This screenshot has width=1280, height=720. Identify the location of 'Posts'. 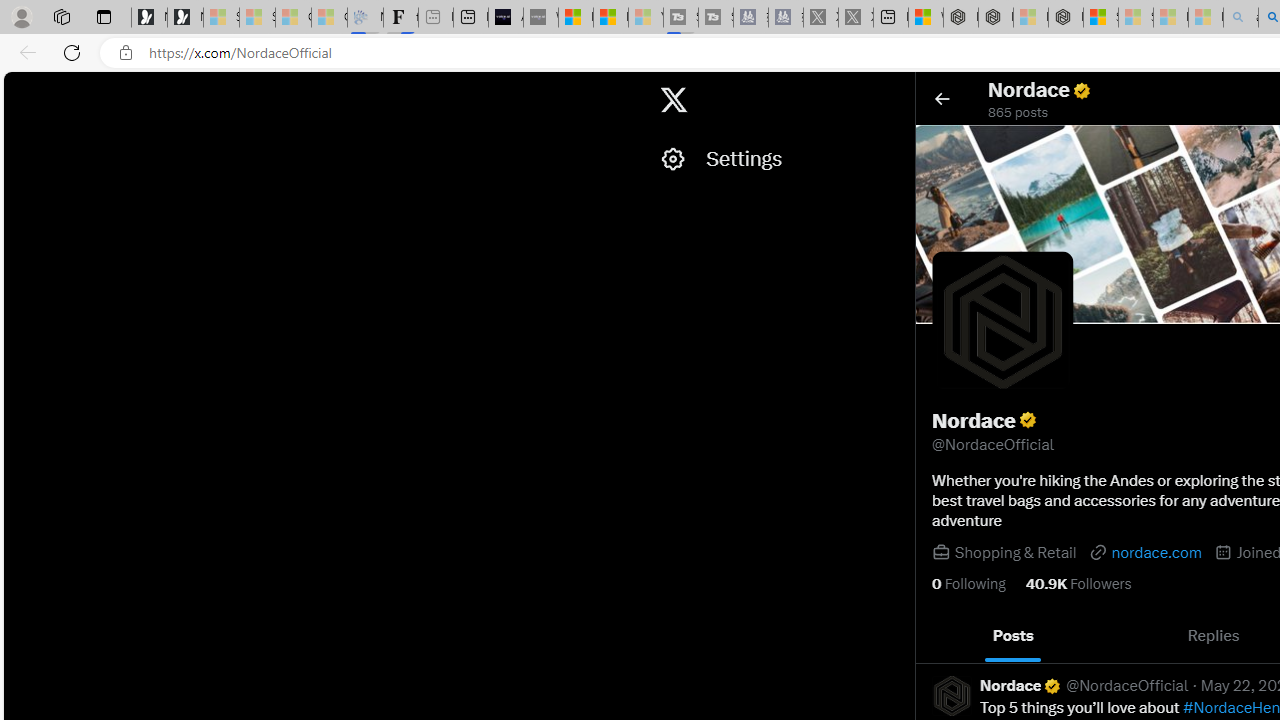
(1013, 636).